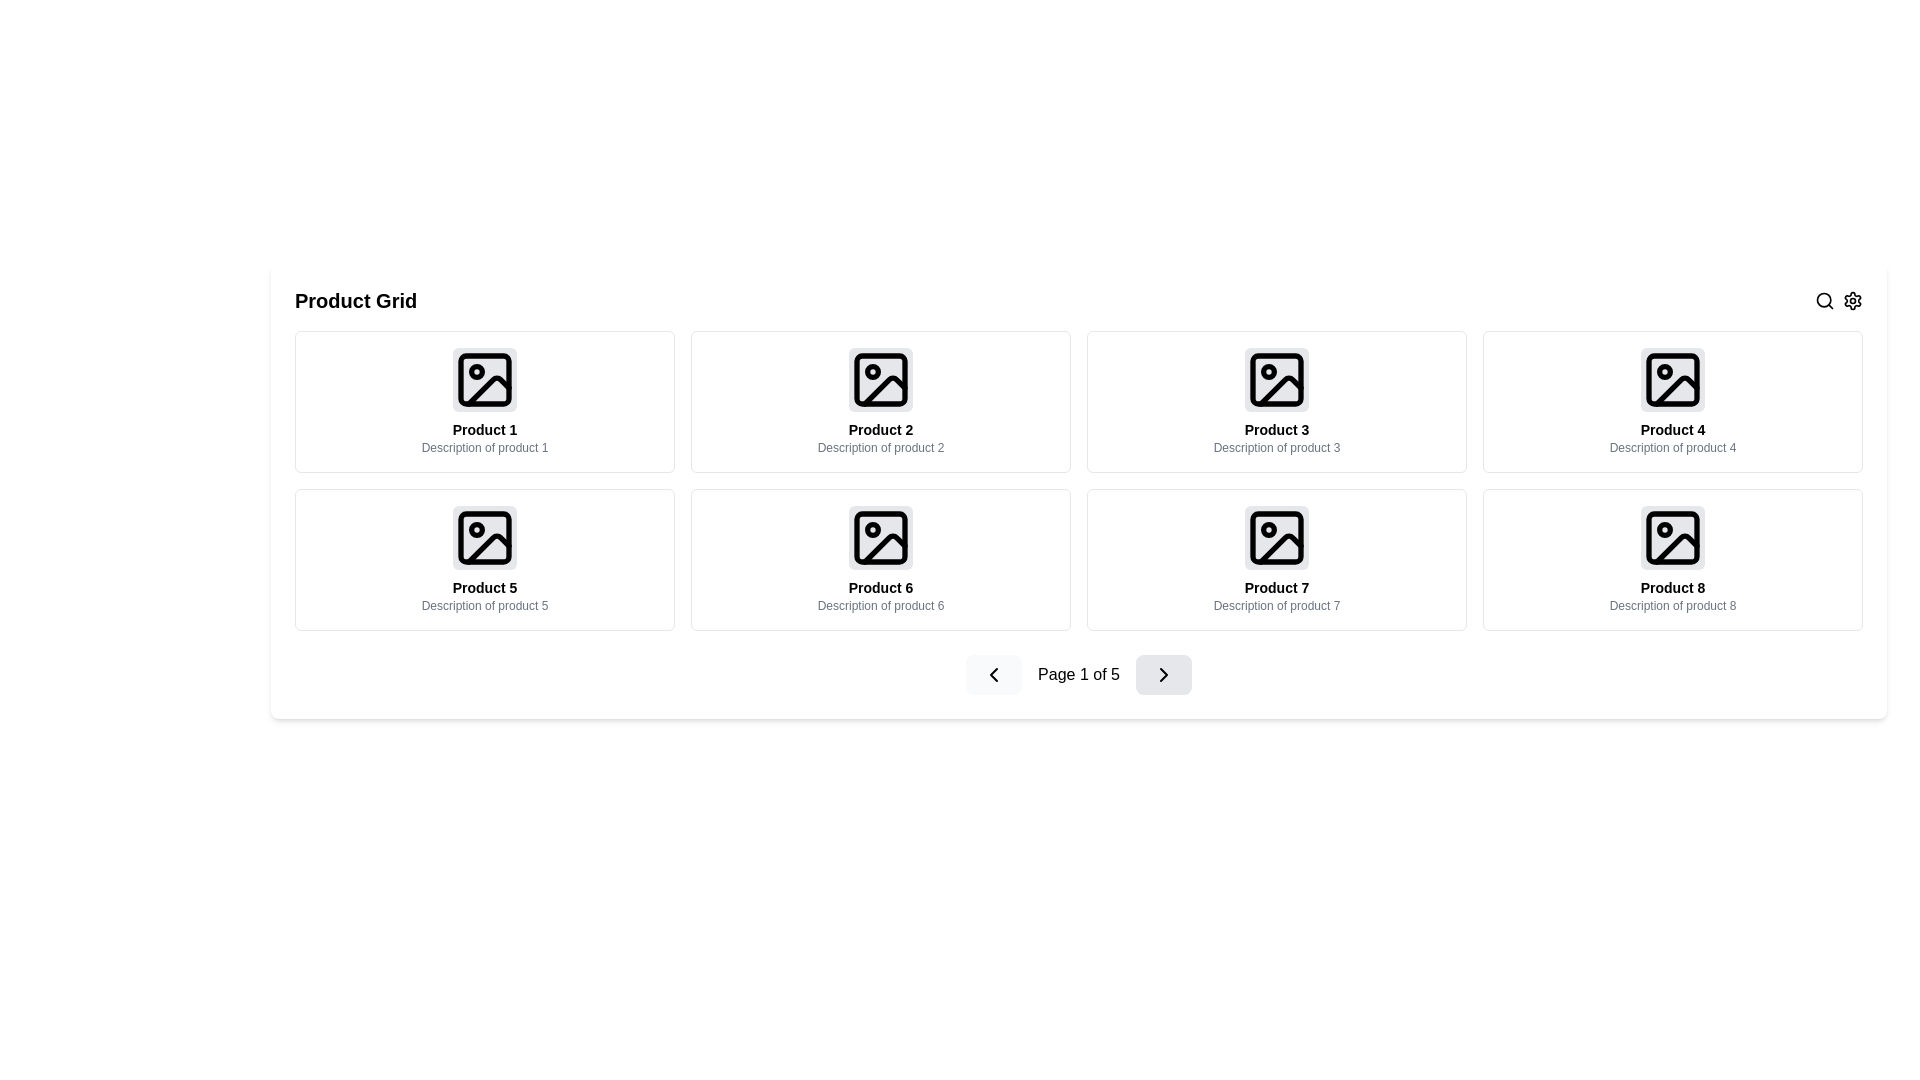 This screenshot has width=1920, height=1080. Describe the element at coordinates (993, 675) in the screenshot. I see `the 'Previous' button located within the navigation controls at the bottom center of the interface` at that location.